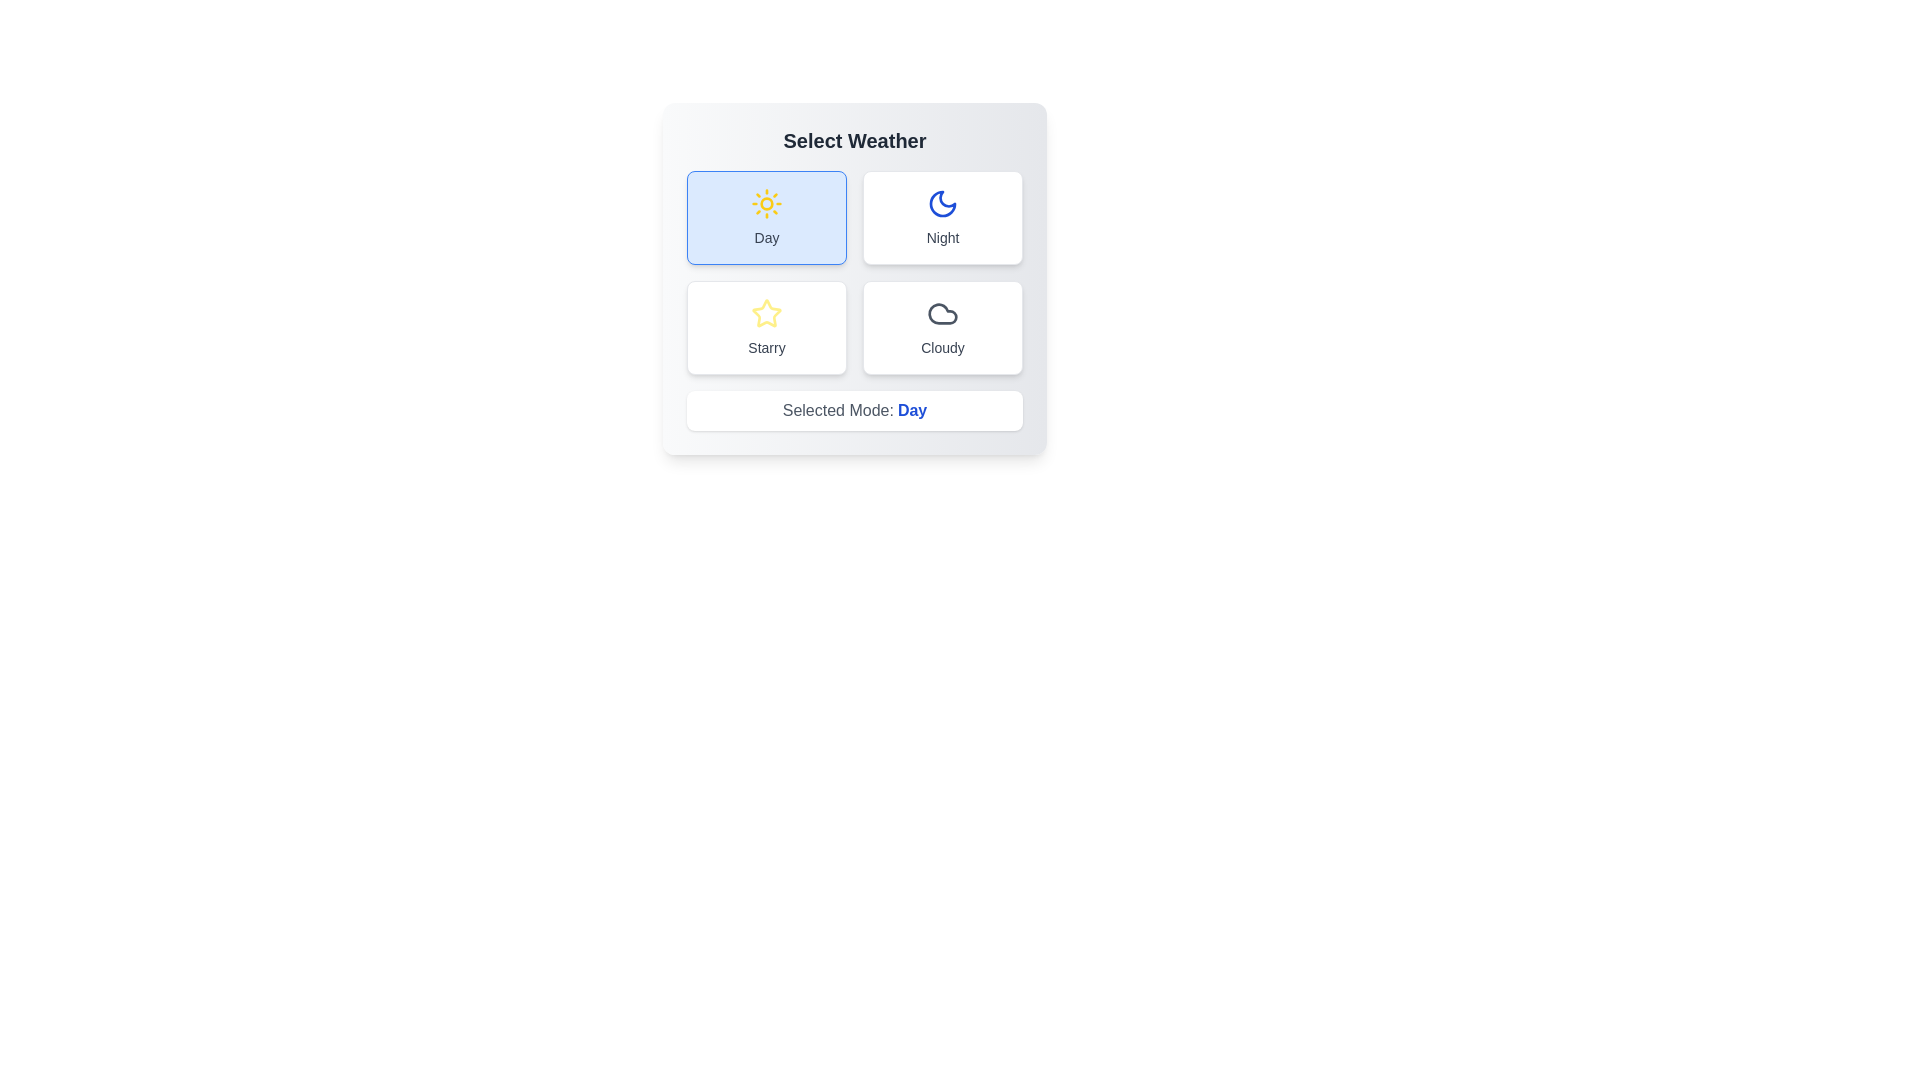  Describe the element at coordinates (766, 218) in the screenshot. I see `the weather mode by clicking on the corresponding button for Day` at that location.